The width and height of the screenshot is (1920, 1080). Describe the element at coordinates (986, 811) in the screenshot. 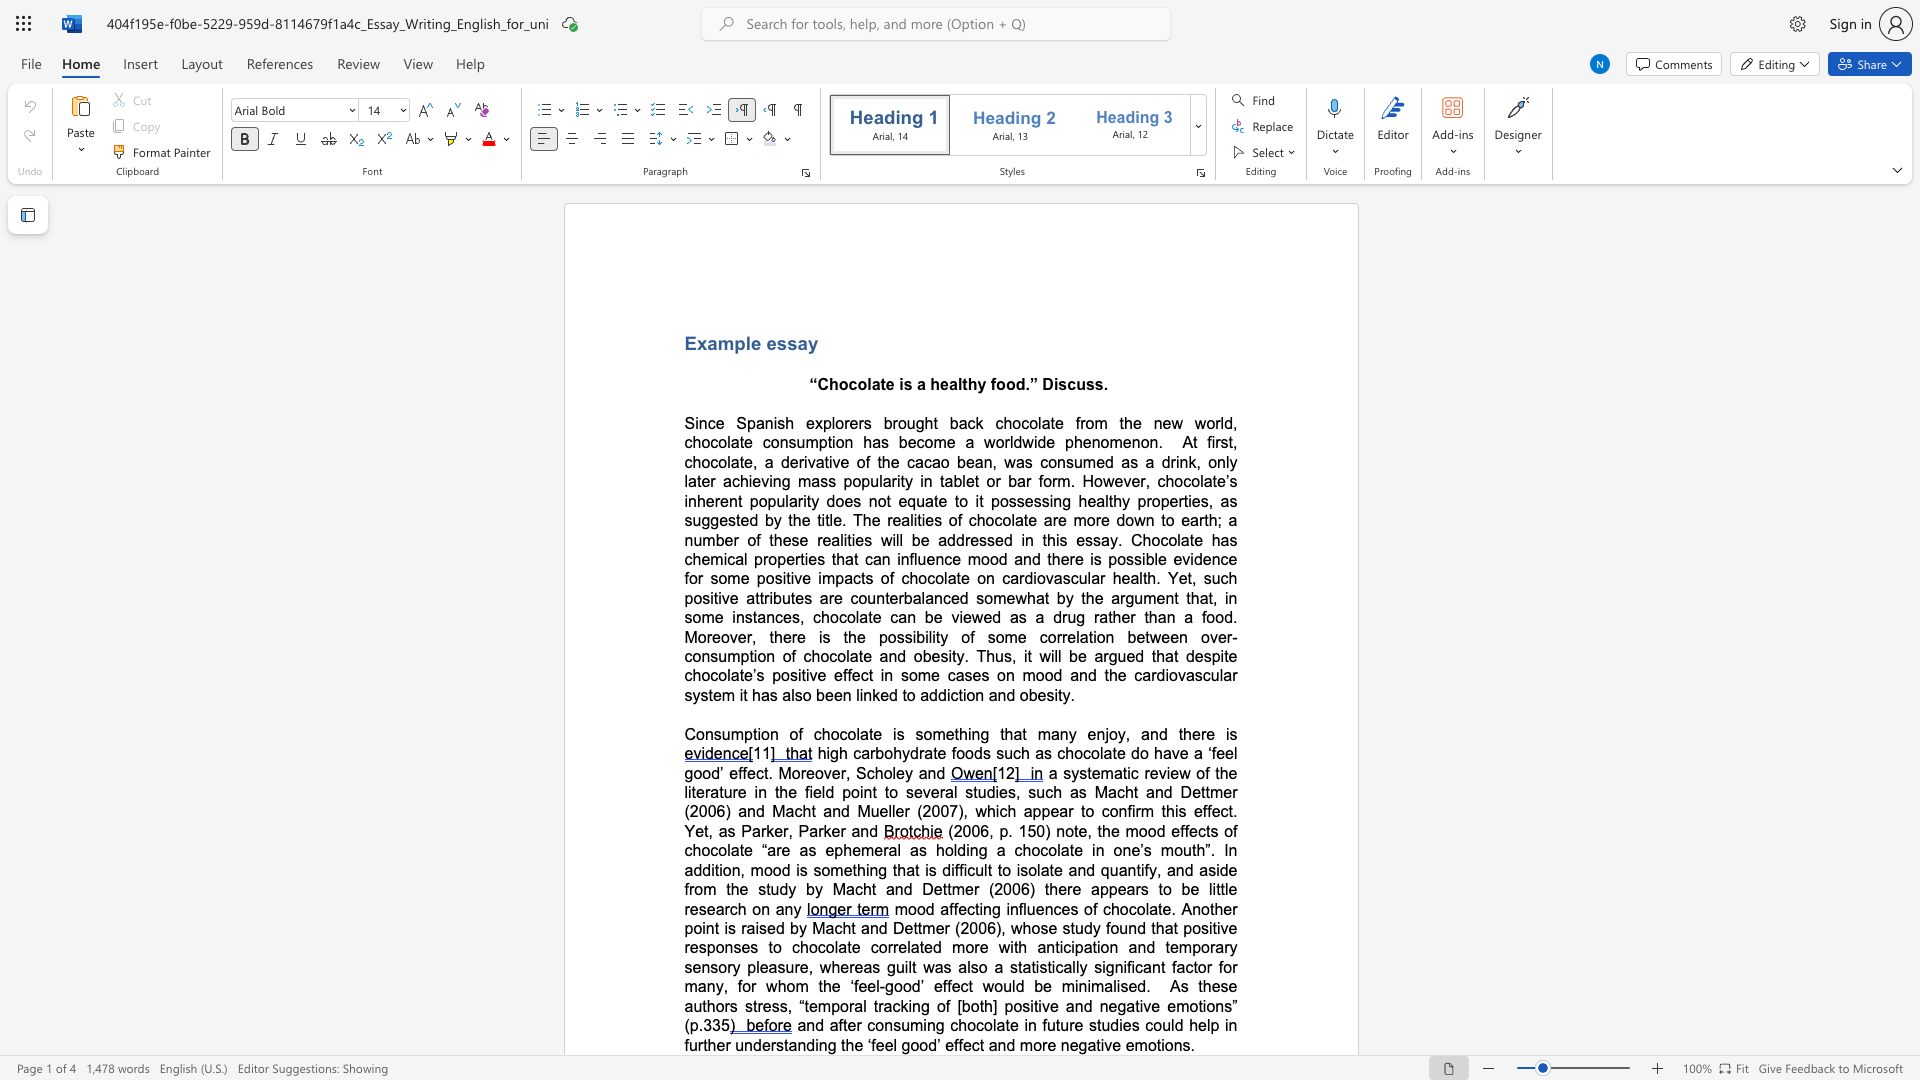

I see `the subset text "hic" within the text "a systematic review of the literature in the field point to several studies, such as Macht and Dettmer (2006) and Macht and Mueller (2007), which"` at that location.